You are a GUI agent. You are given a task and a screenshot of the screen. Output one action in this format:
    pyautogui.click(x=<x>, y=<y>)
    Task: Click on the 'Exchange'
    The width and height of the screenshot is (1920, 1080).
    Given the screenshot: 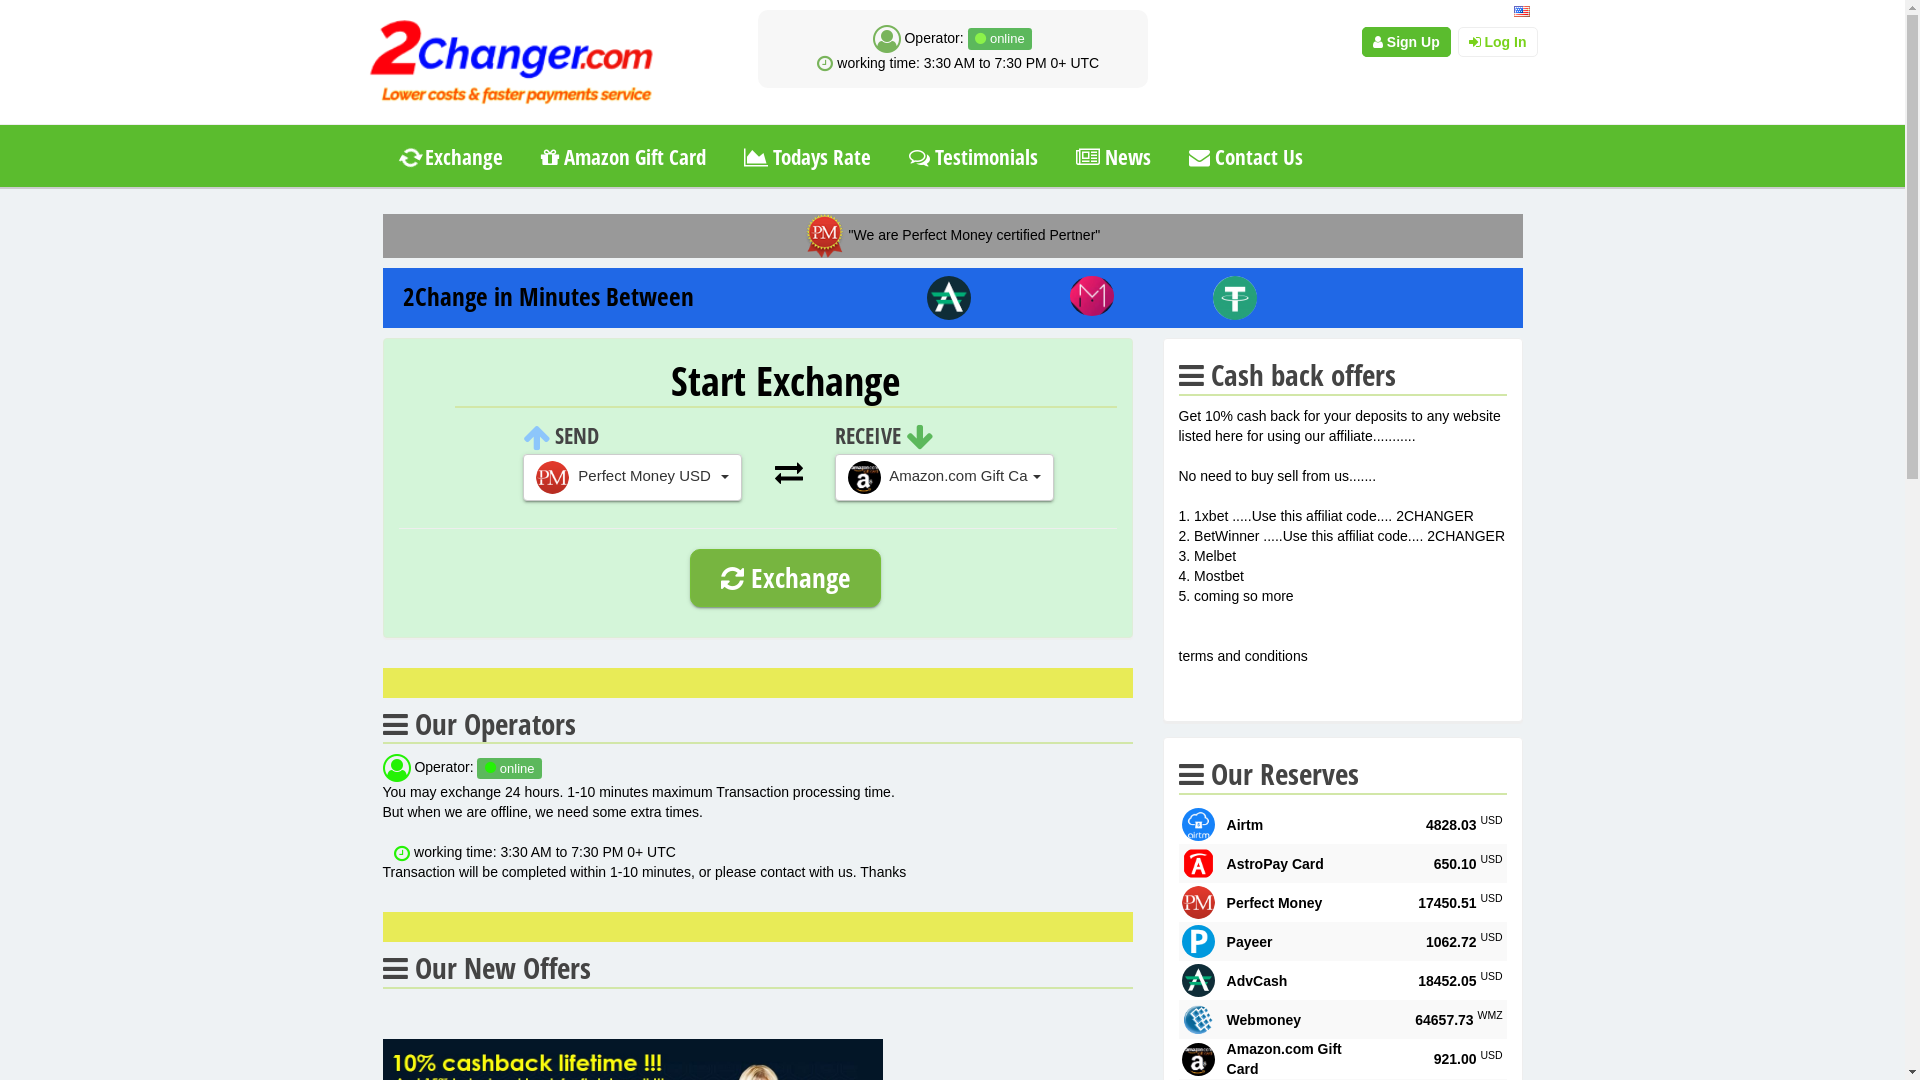 What is the action you would take?
    pyautogui.click(x=450, y=156)
    